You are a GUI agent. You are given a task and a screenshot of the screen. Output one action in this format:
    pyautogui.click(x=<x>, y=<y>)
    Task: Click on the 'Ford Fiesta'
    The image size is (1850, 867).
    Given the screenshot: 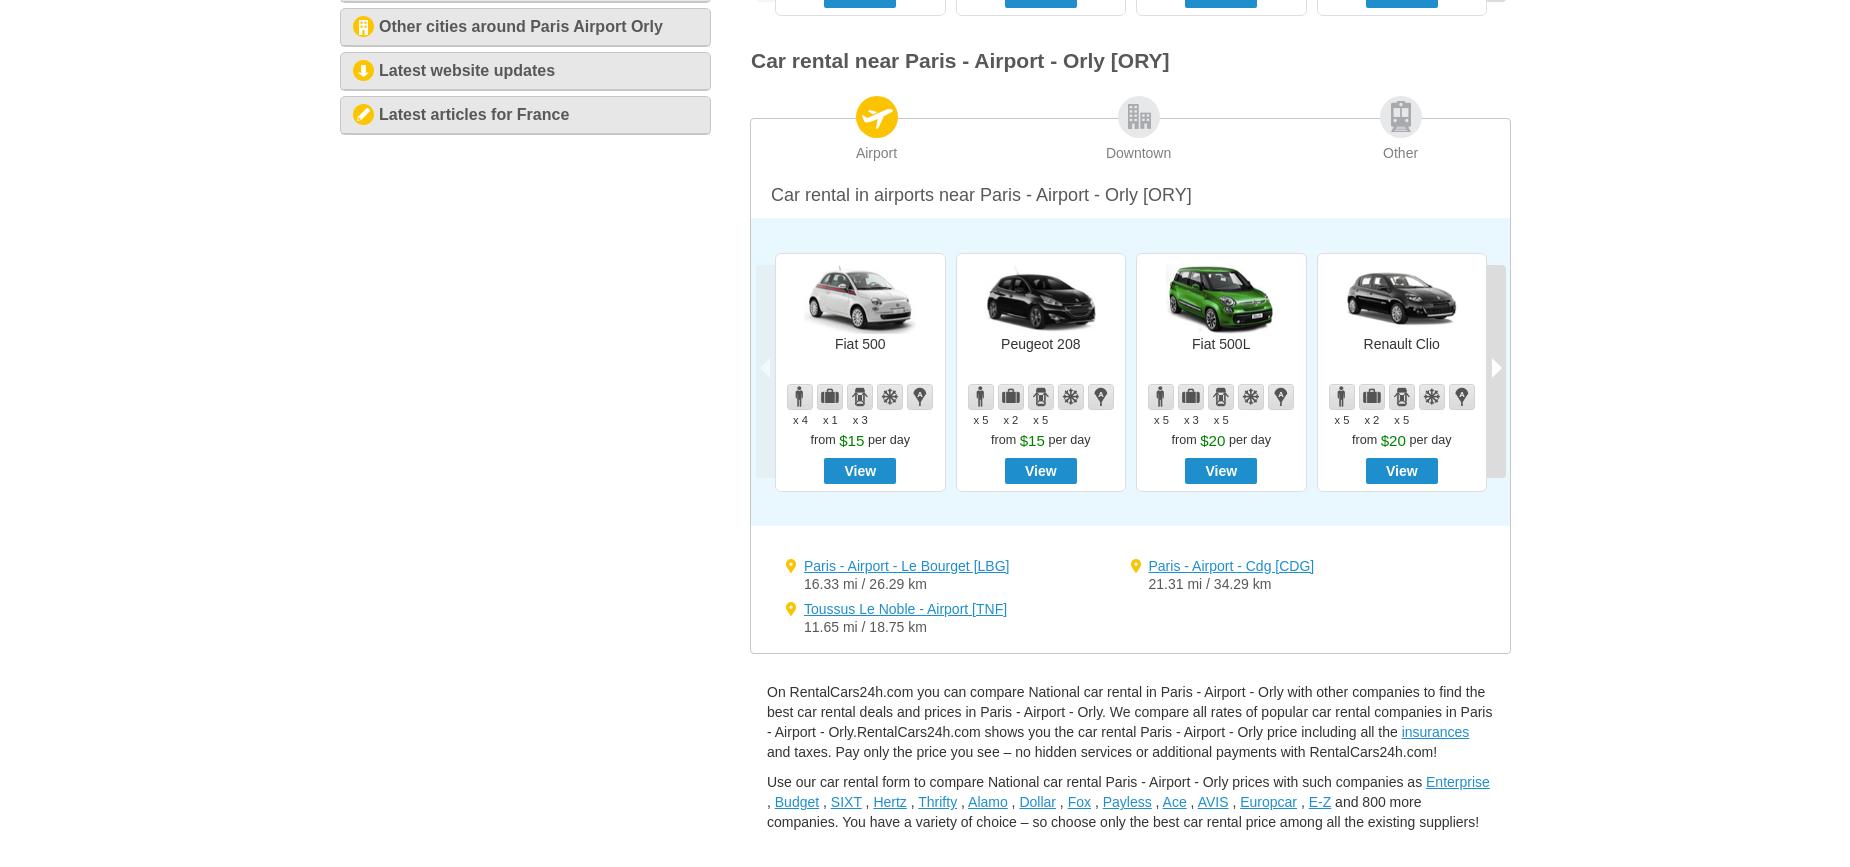 What is the action you would take?
    pyautogui.click(x=1762, y=342)
    